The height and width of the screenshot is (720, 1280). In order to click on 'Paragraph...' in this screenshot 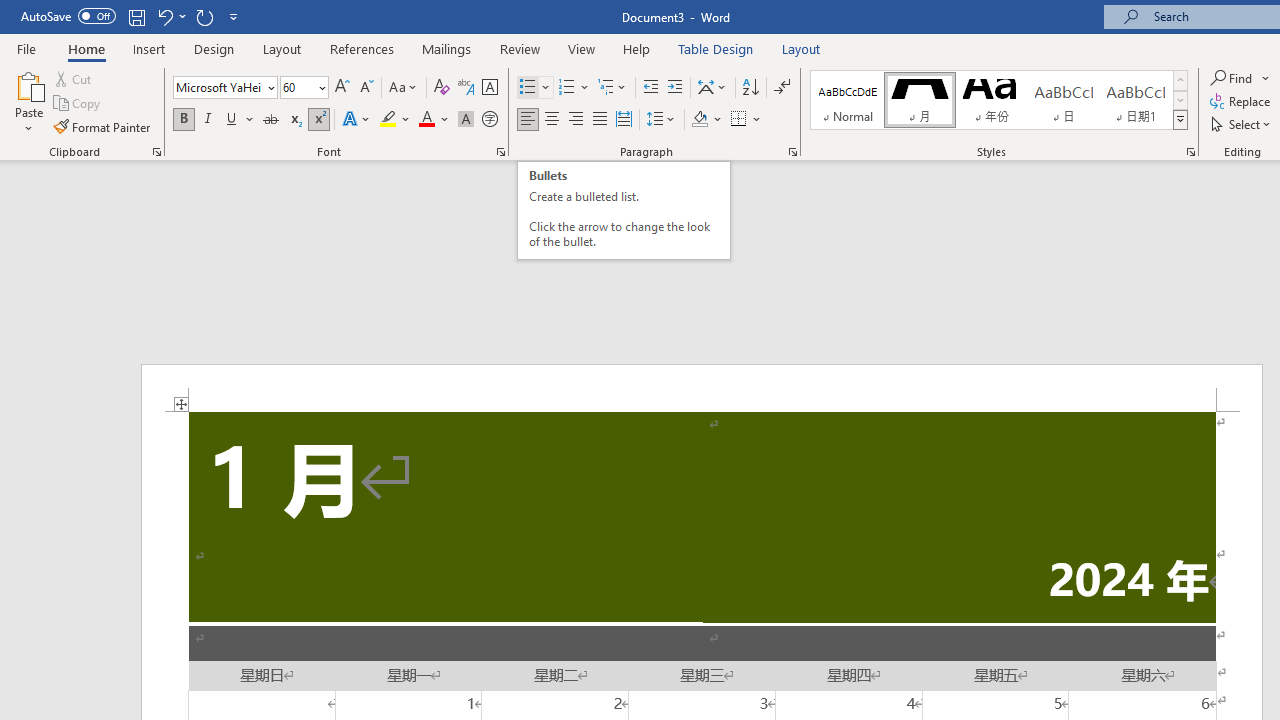, I will do `click(791, 150)`.